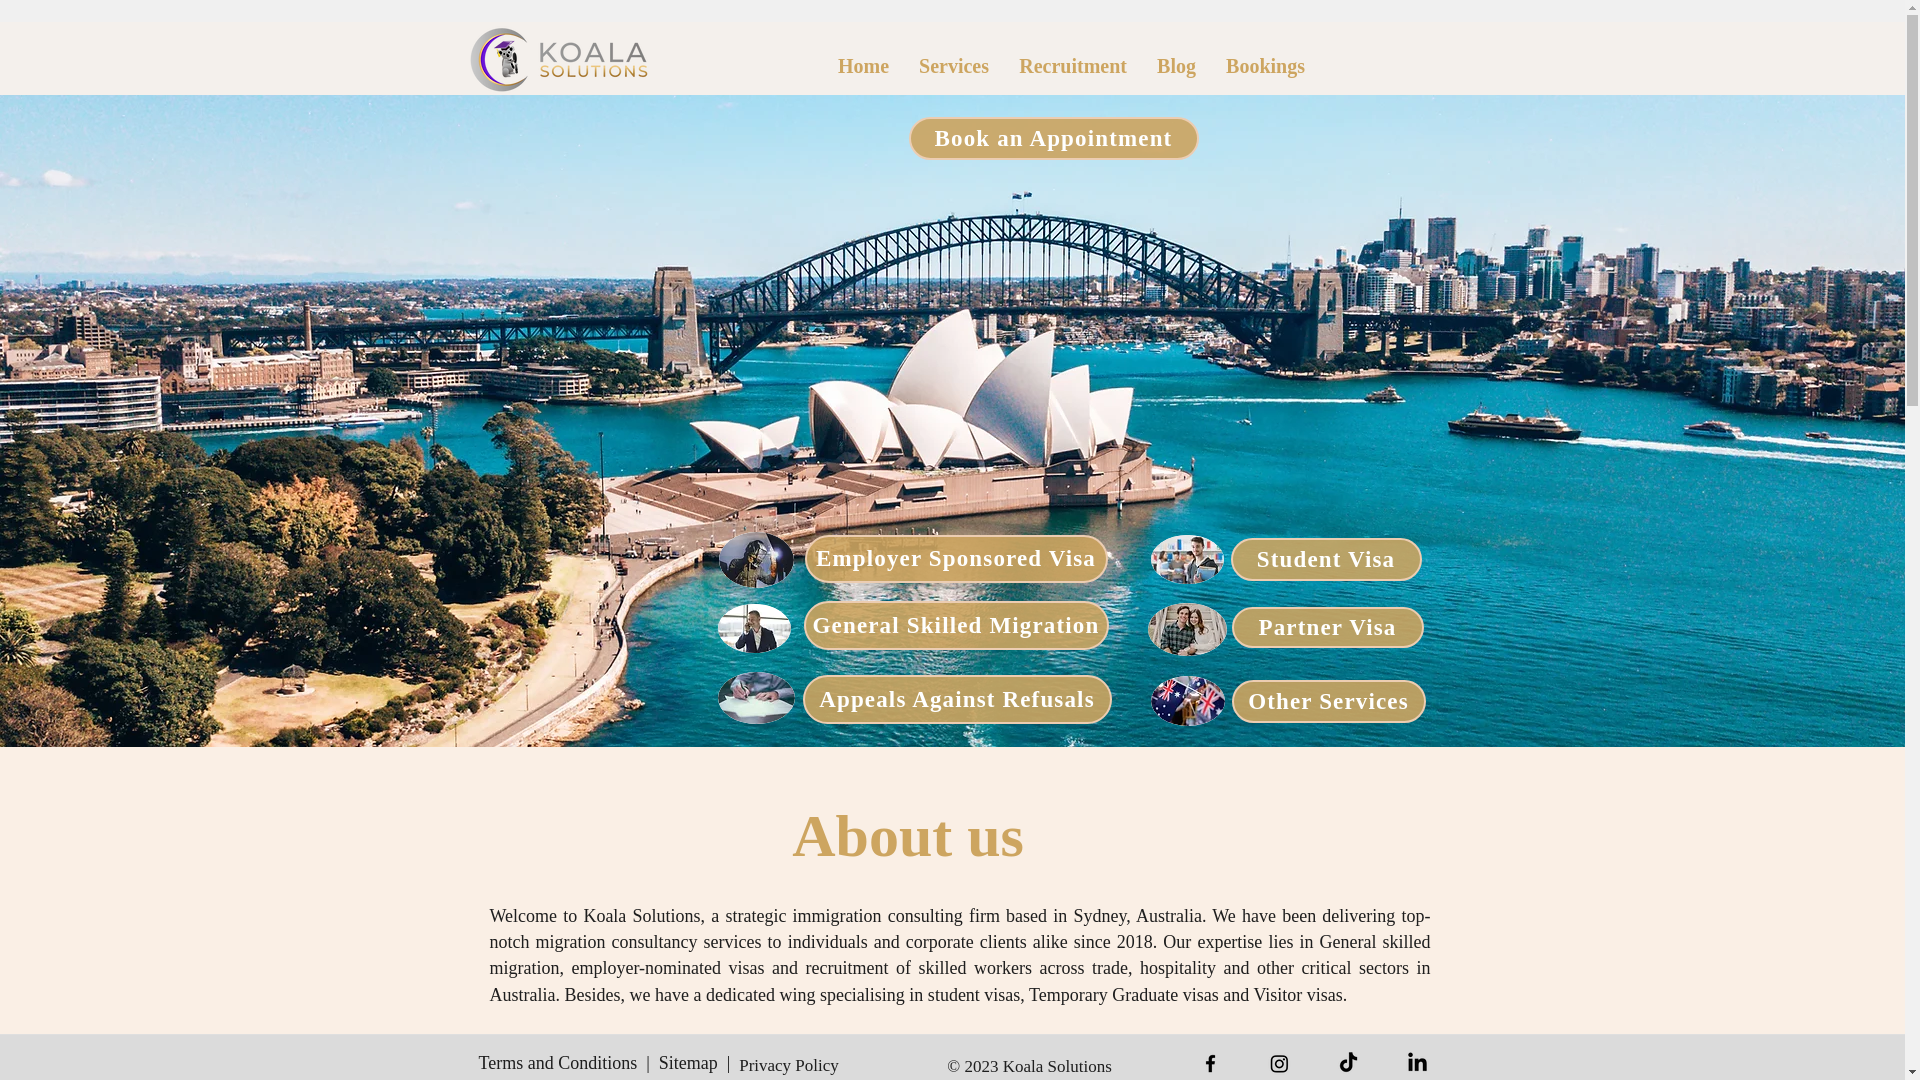 The width and height of the screenshot is (1920, 1080). Describe the element at coordinates (695, 1062) in the screenshot. I see `'Sitemap  |'` at that location.